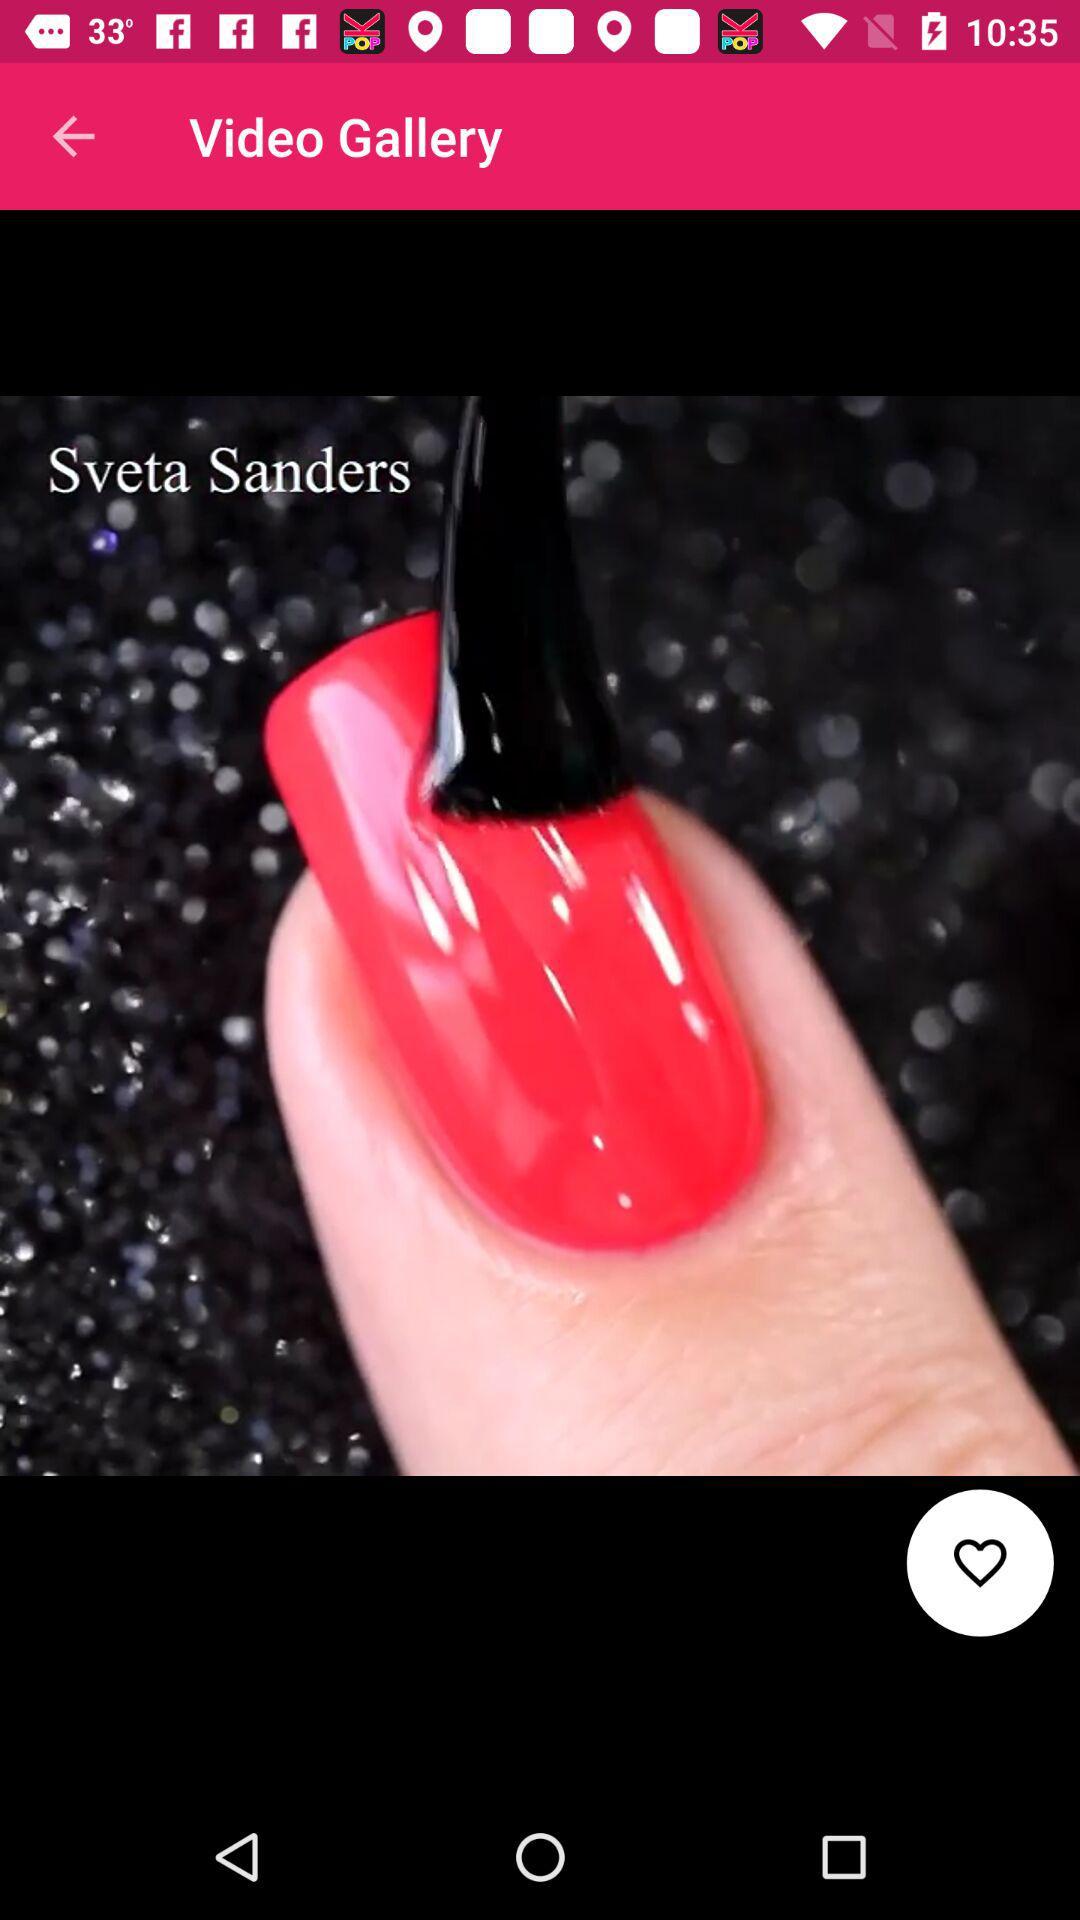  Describe the element at coordinates (979, 1562) in the screenshot. I see `mark as favorite` at that location.